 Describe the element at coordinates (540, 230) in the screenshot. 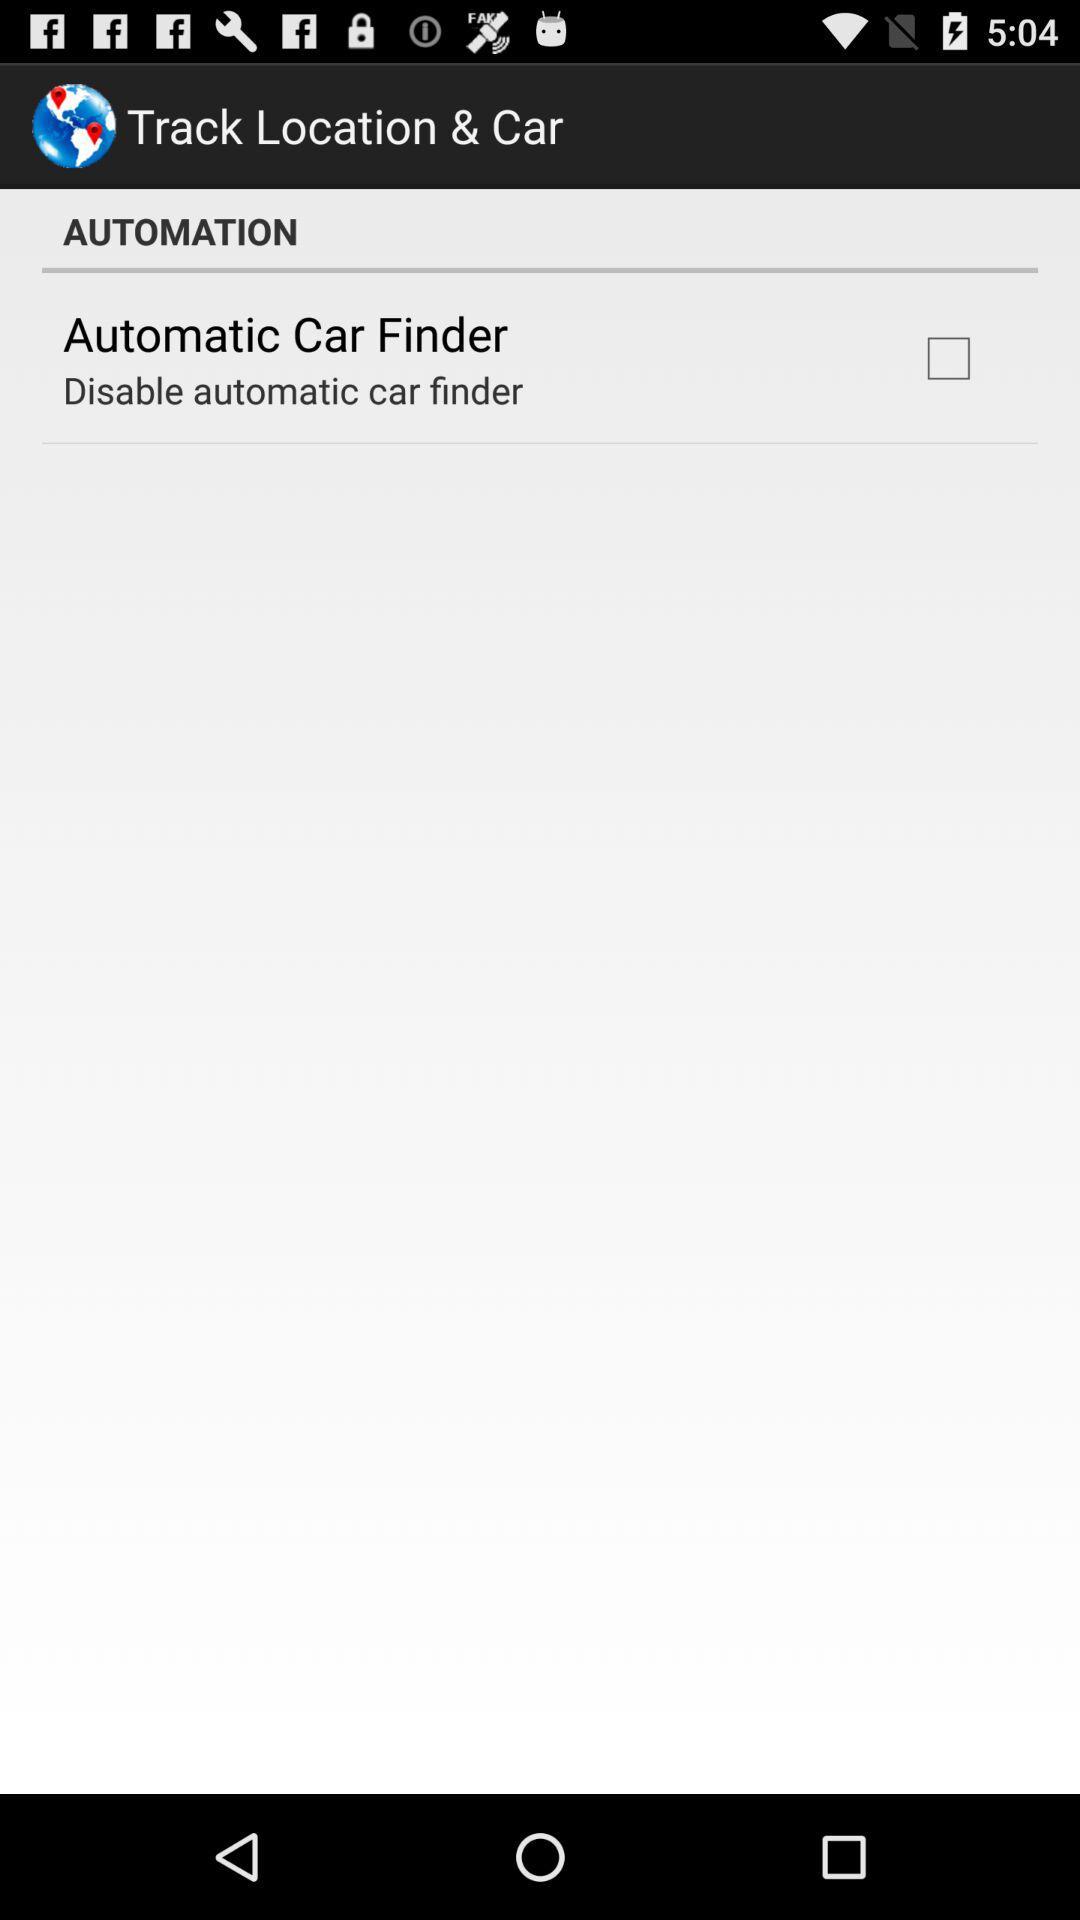

I see `the item above the automatic car finder item` at that location.